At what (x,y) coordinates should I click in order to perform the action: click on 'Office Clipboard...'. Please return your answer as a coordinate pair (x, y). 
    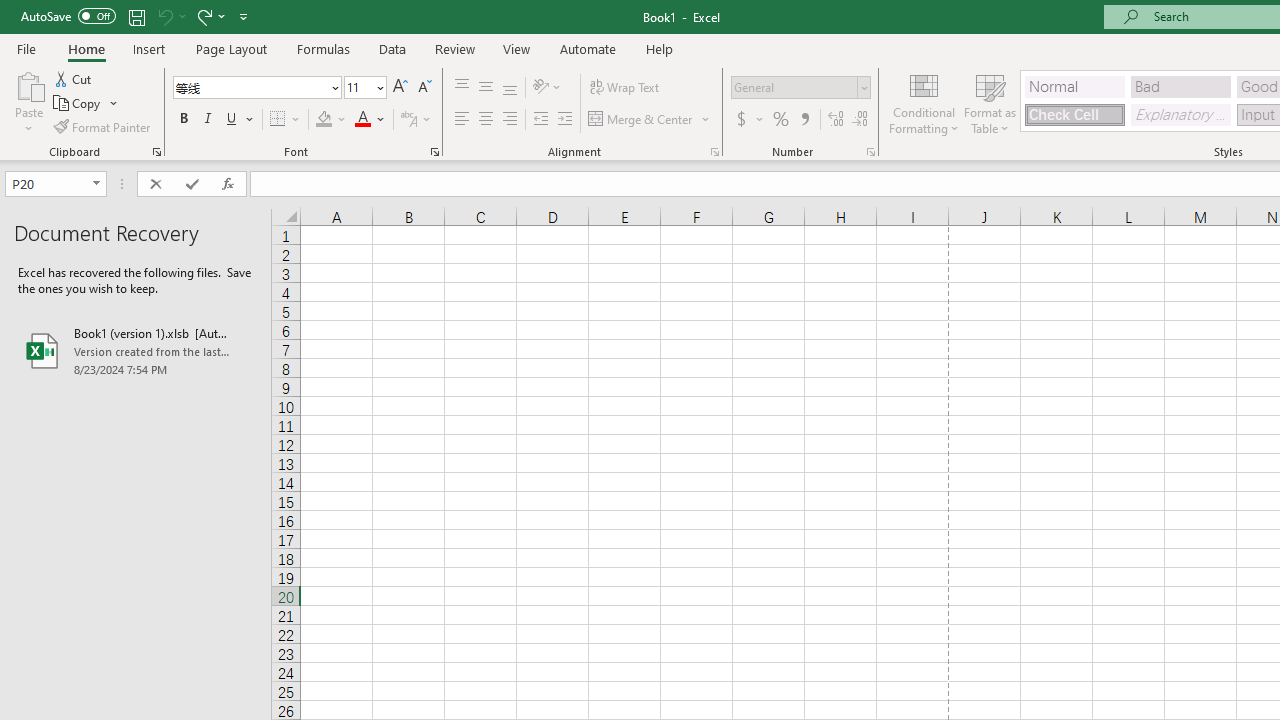
    Looking at the image, I should click on (155, 150).